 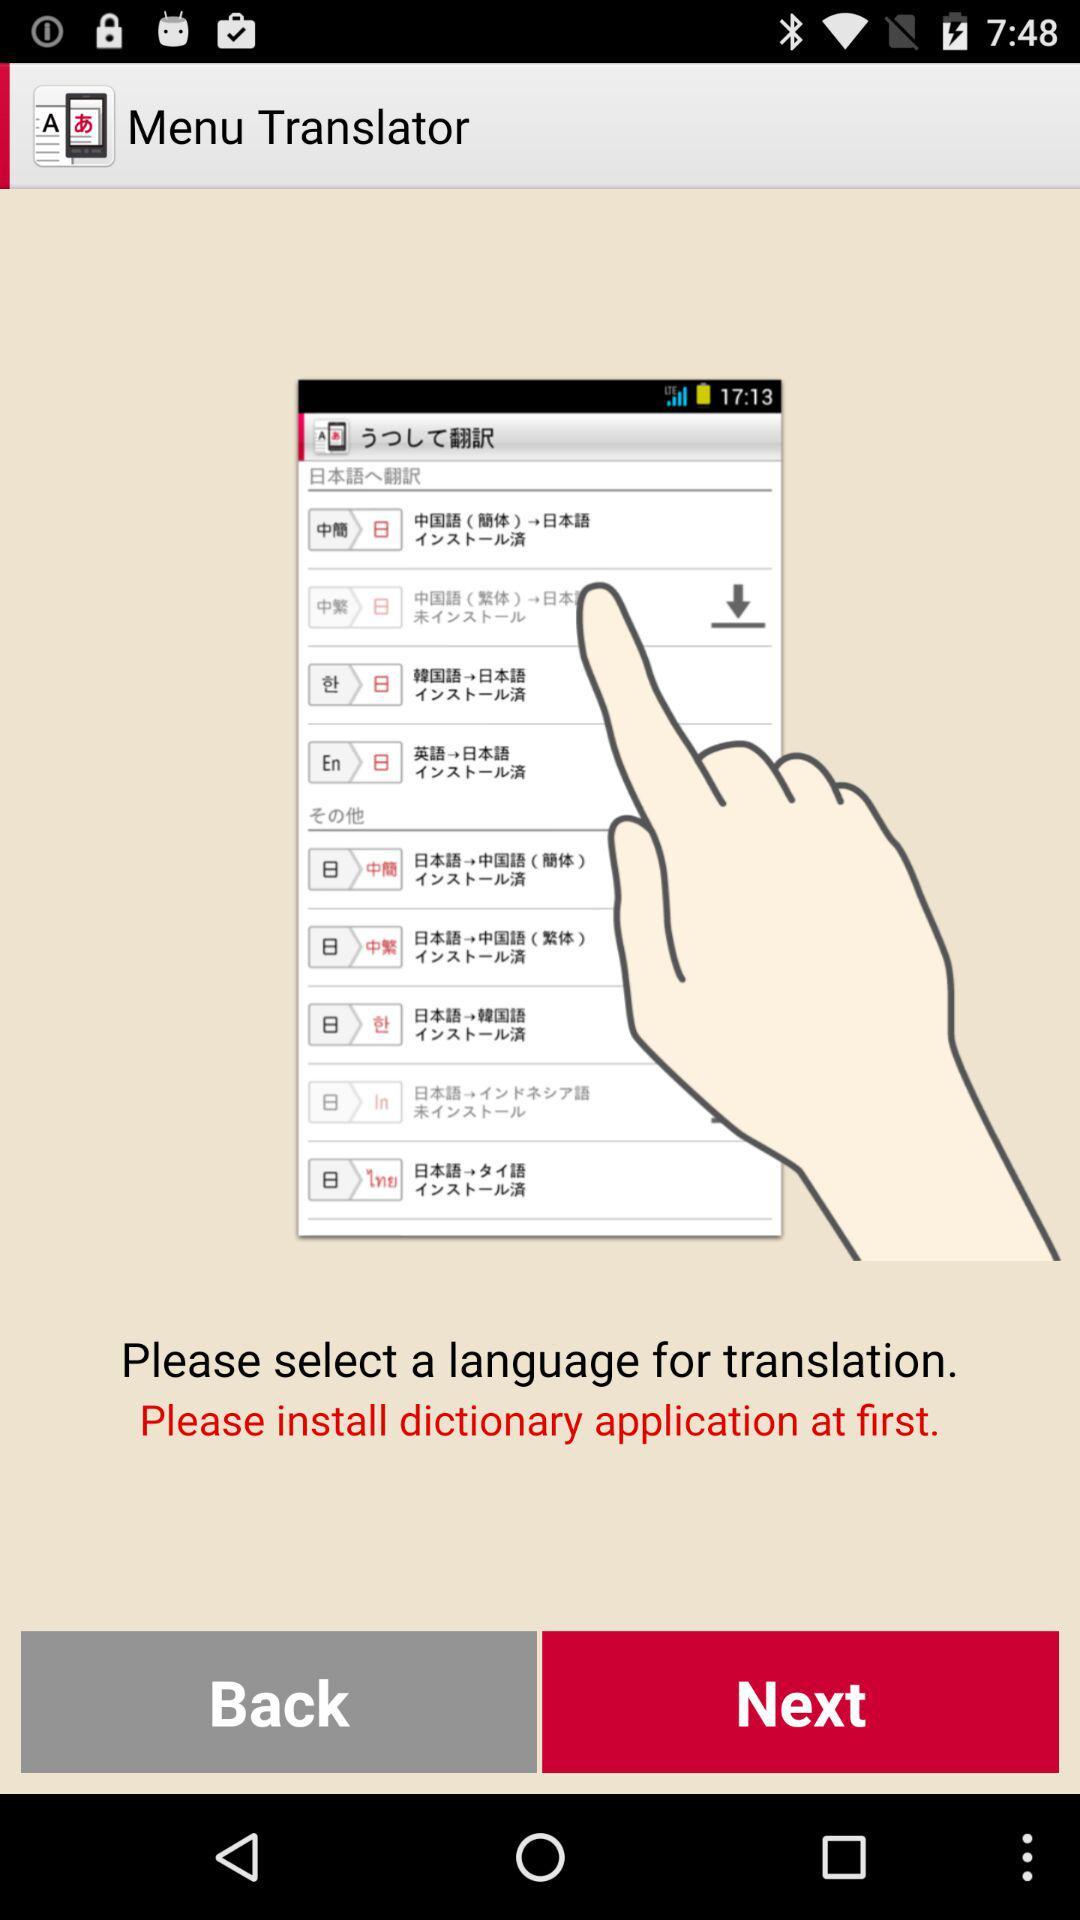 What do you see at coordinates (278, 1701) in the screenshot?
I see `the button next to the next item` at bounding box center [278, 1701].